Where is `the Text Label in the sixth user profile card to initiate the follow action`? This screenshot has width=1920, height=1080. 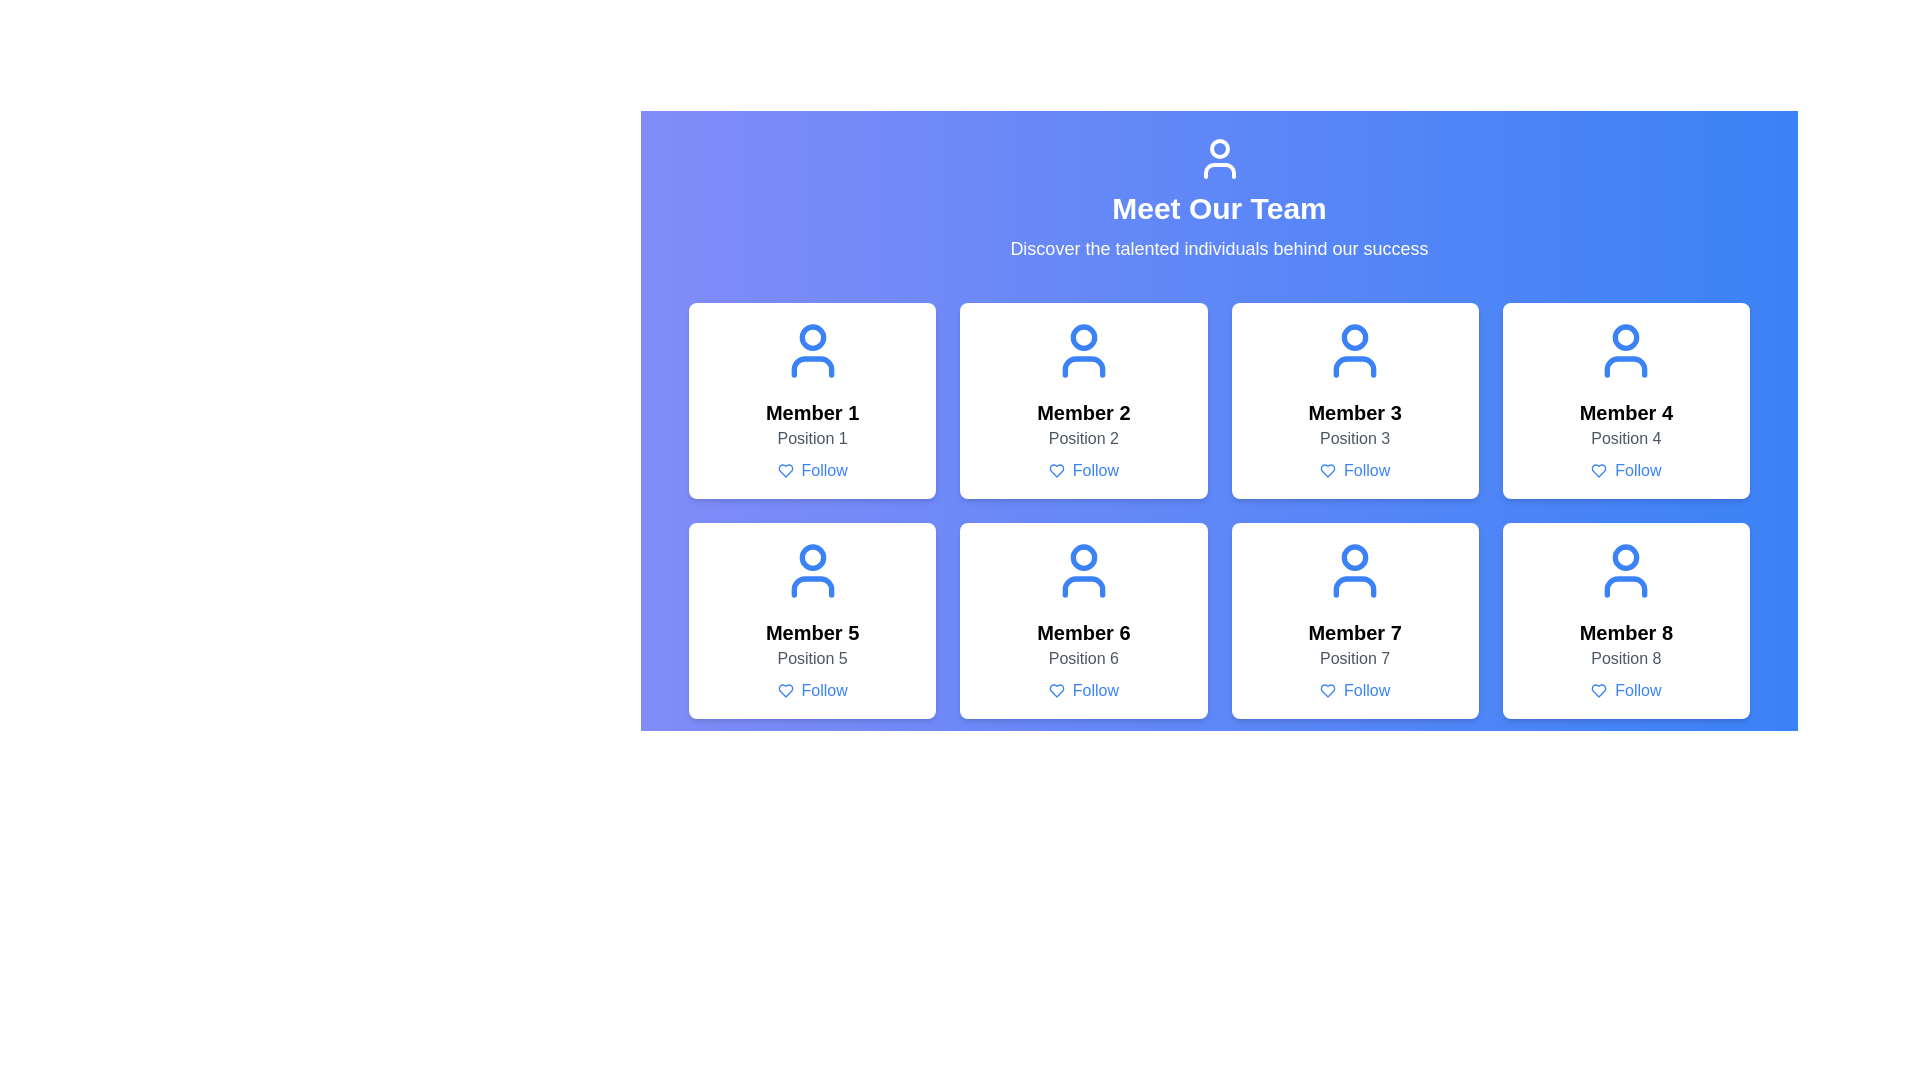
the Text Label in the sixth user profile card to initiate the follow action is located at coordinates (1094, 689).